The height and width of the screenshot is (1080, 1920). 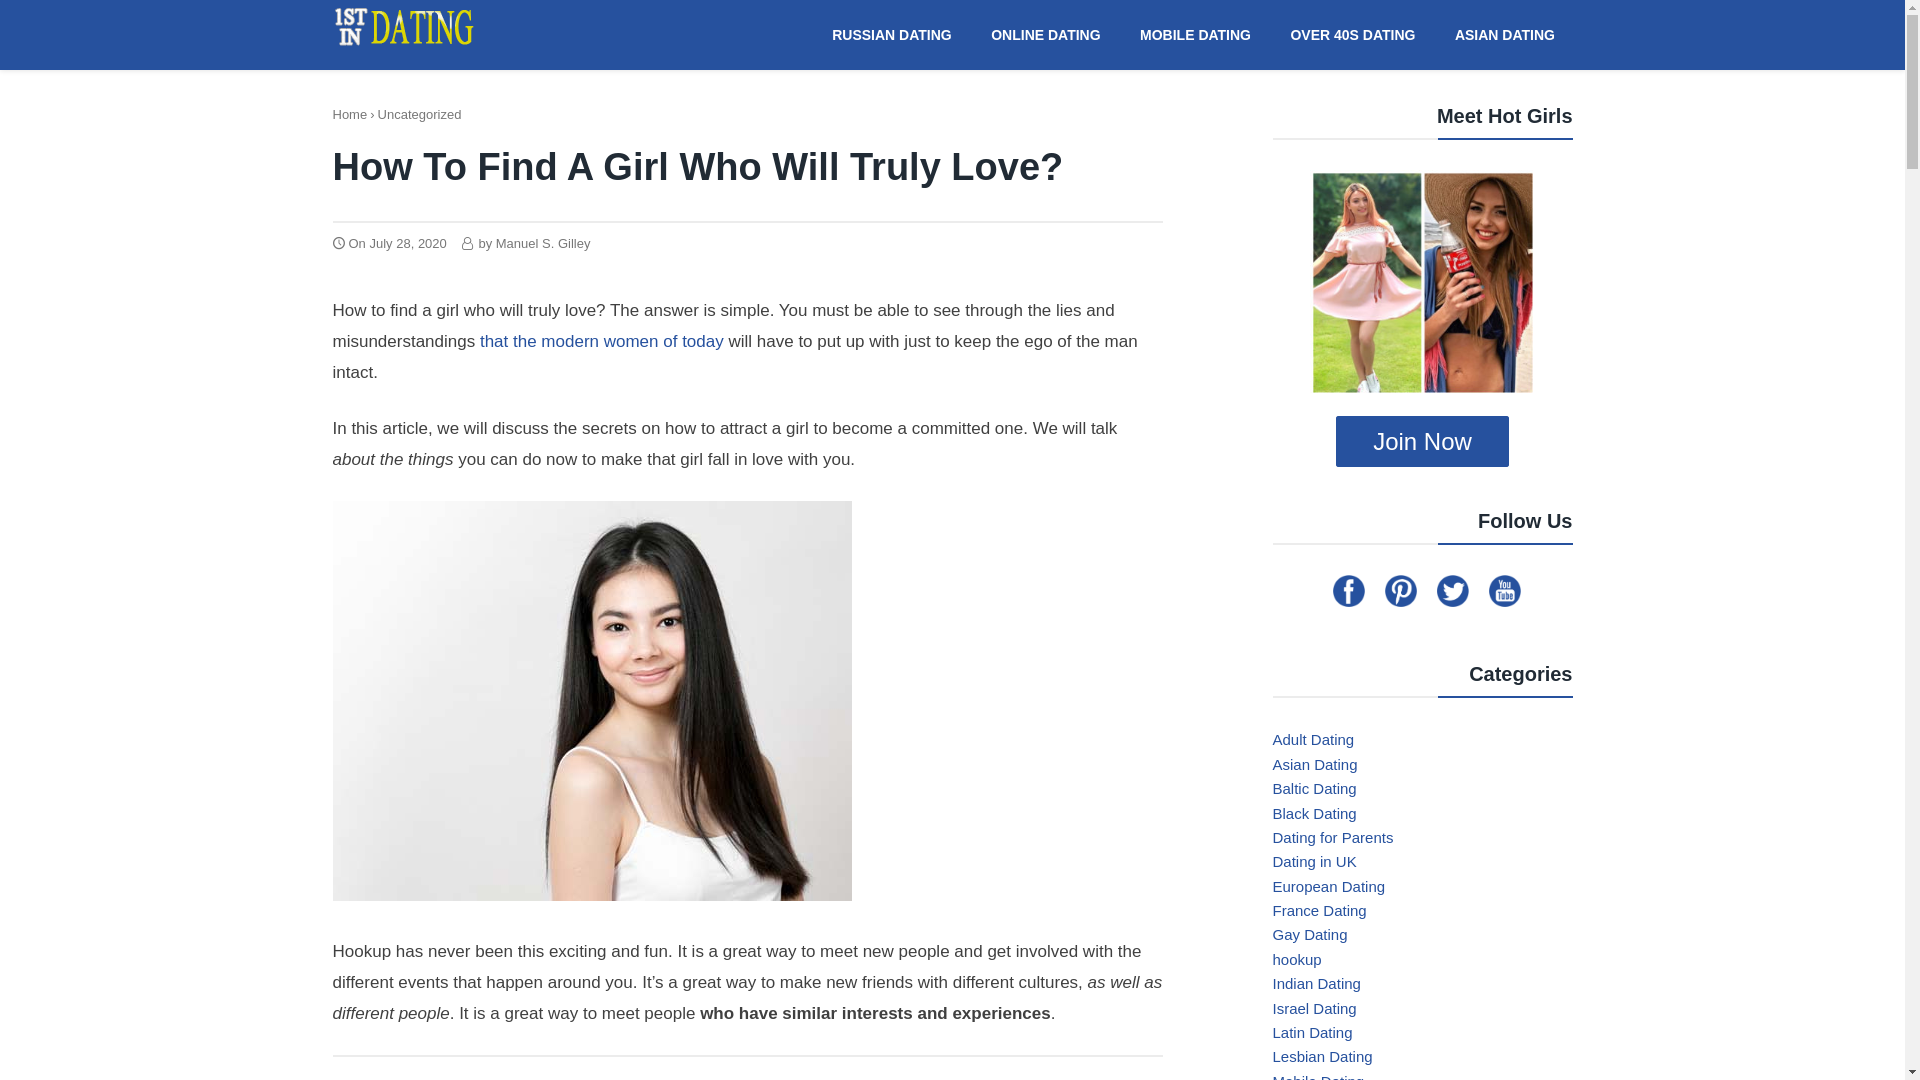 I want to click on 'OVER 40S DATING', so click(x=1353, y=33).